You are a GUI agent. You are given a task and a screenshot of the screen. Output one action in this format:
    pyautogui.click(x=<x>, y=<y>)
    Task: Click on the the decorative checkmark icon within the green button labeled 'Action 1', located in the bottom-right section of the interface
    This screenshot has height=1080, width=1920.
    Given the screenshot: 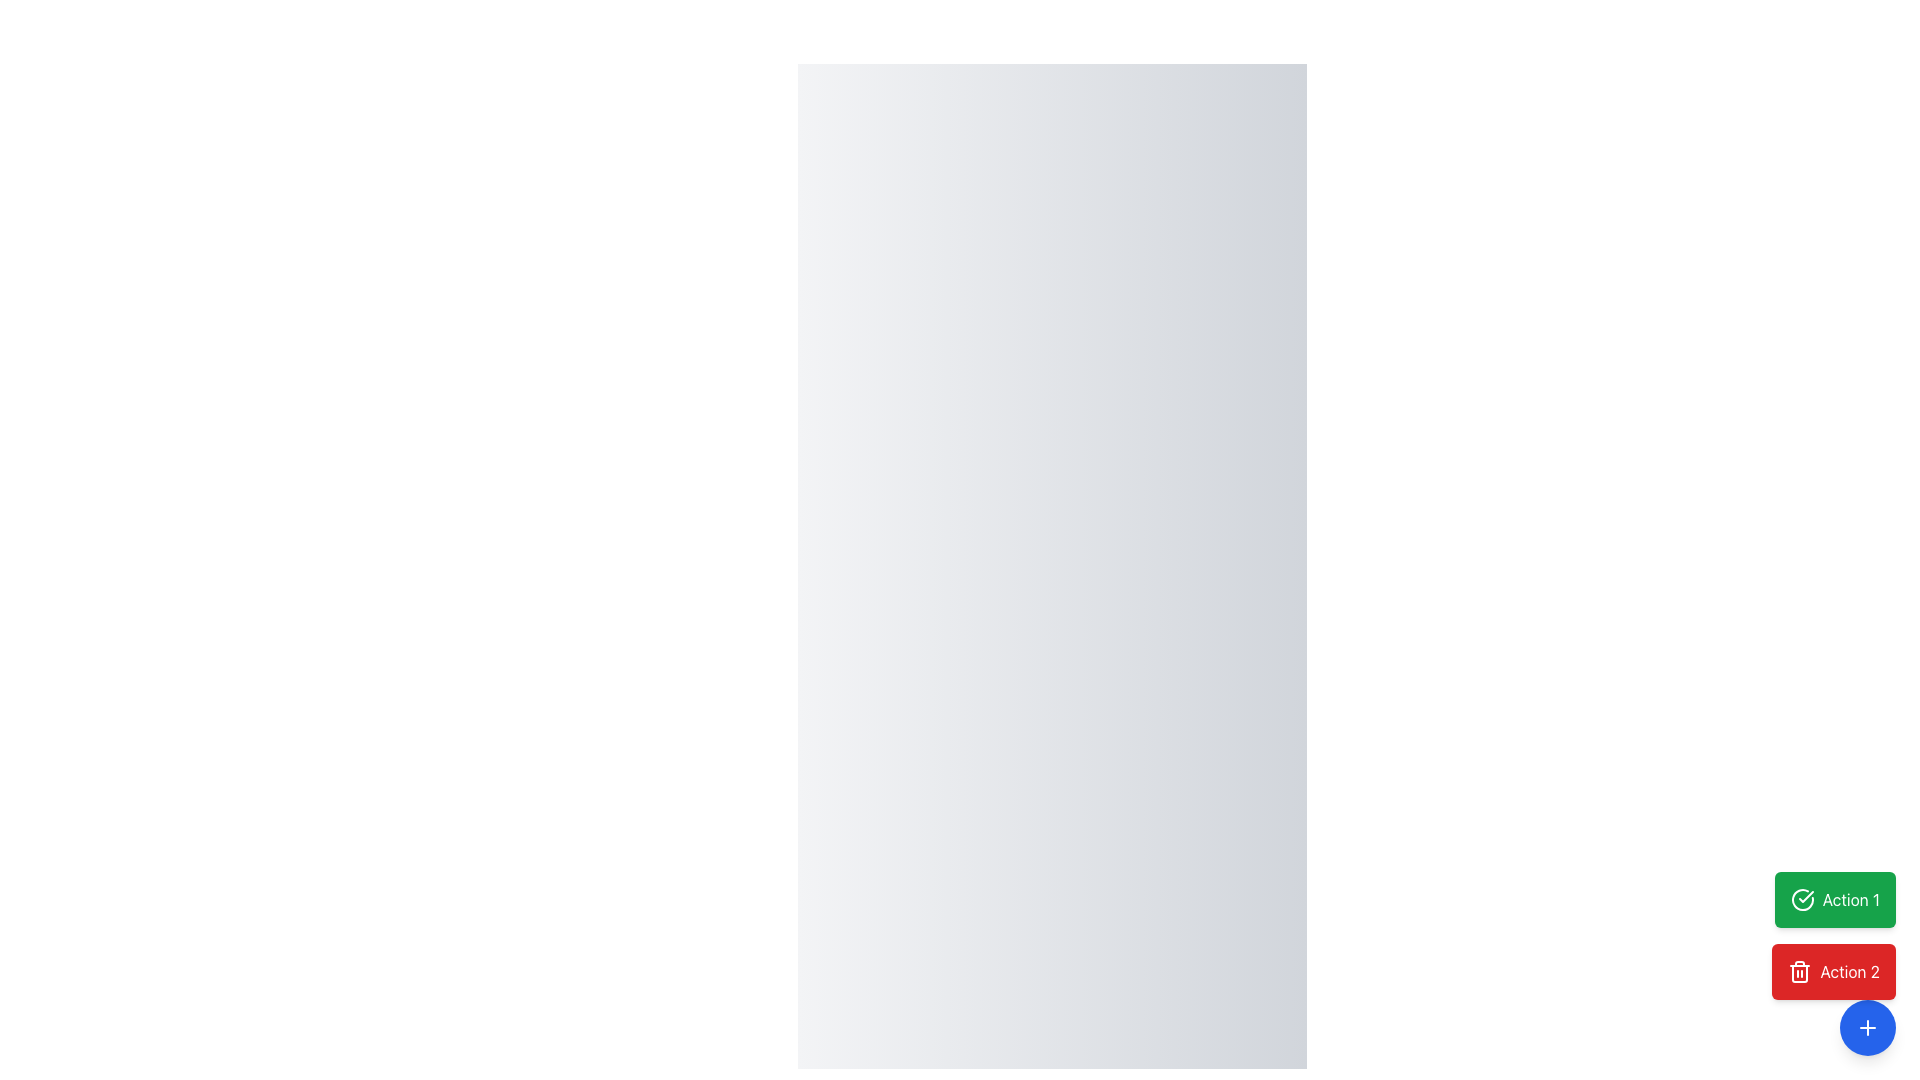 What is the action you would take?
    pyautogui.click(x=1806, y=896)
    